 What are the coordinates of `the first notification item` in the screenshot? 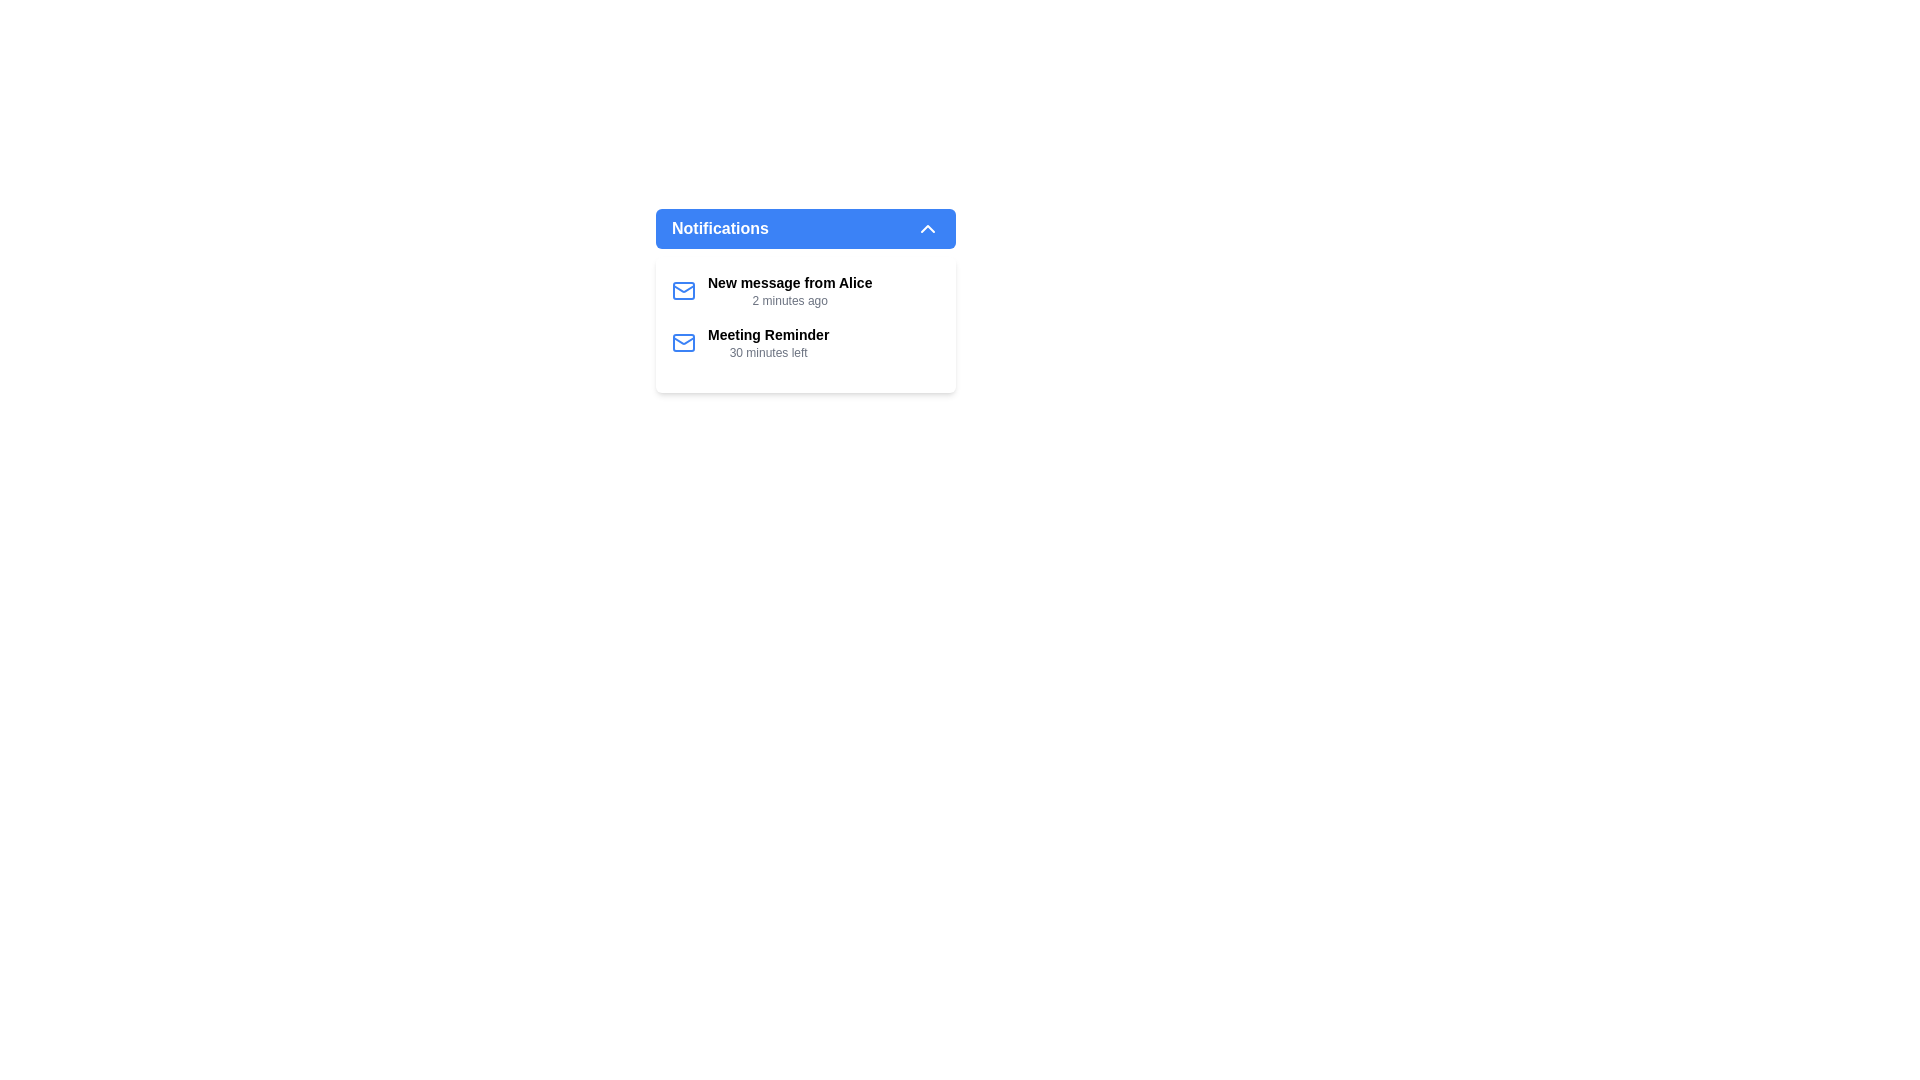 It's located at (789, 290).